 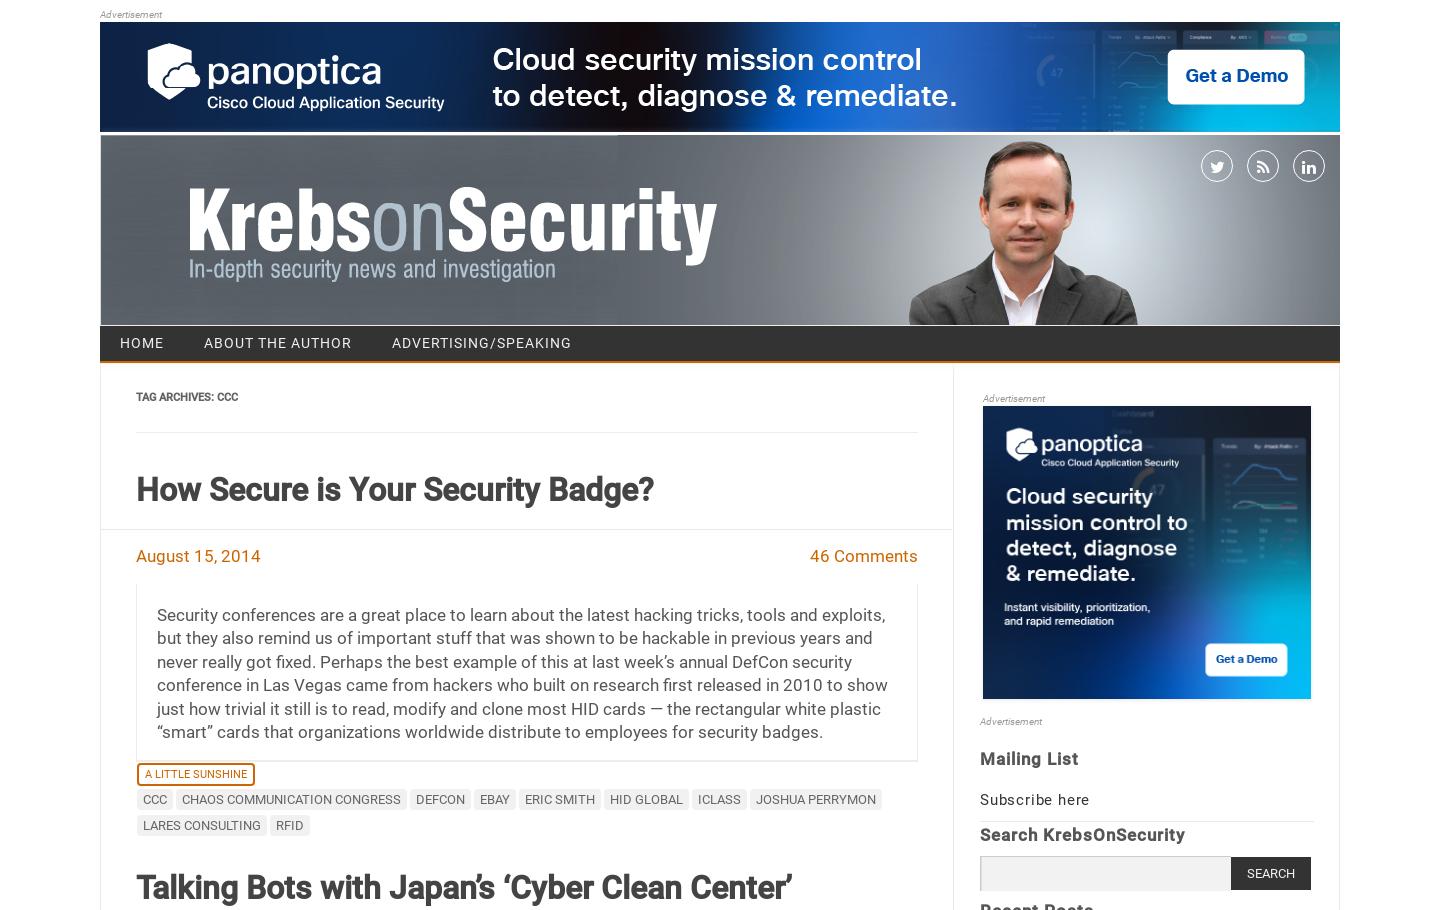 What do you see at coordinates (644, 797) in the screenshot?
I see `'HID Global'` at bounding box center [644, 797].